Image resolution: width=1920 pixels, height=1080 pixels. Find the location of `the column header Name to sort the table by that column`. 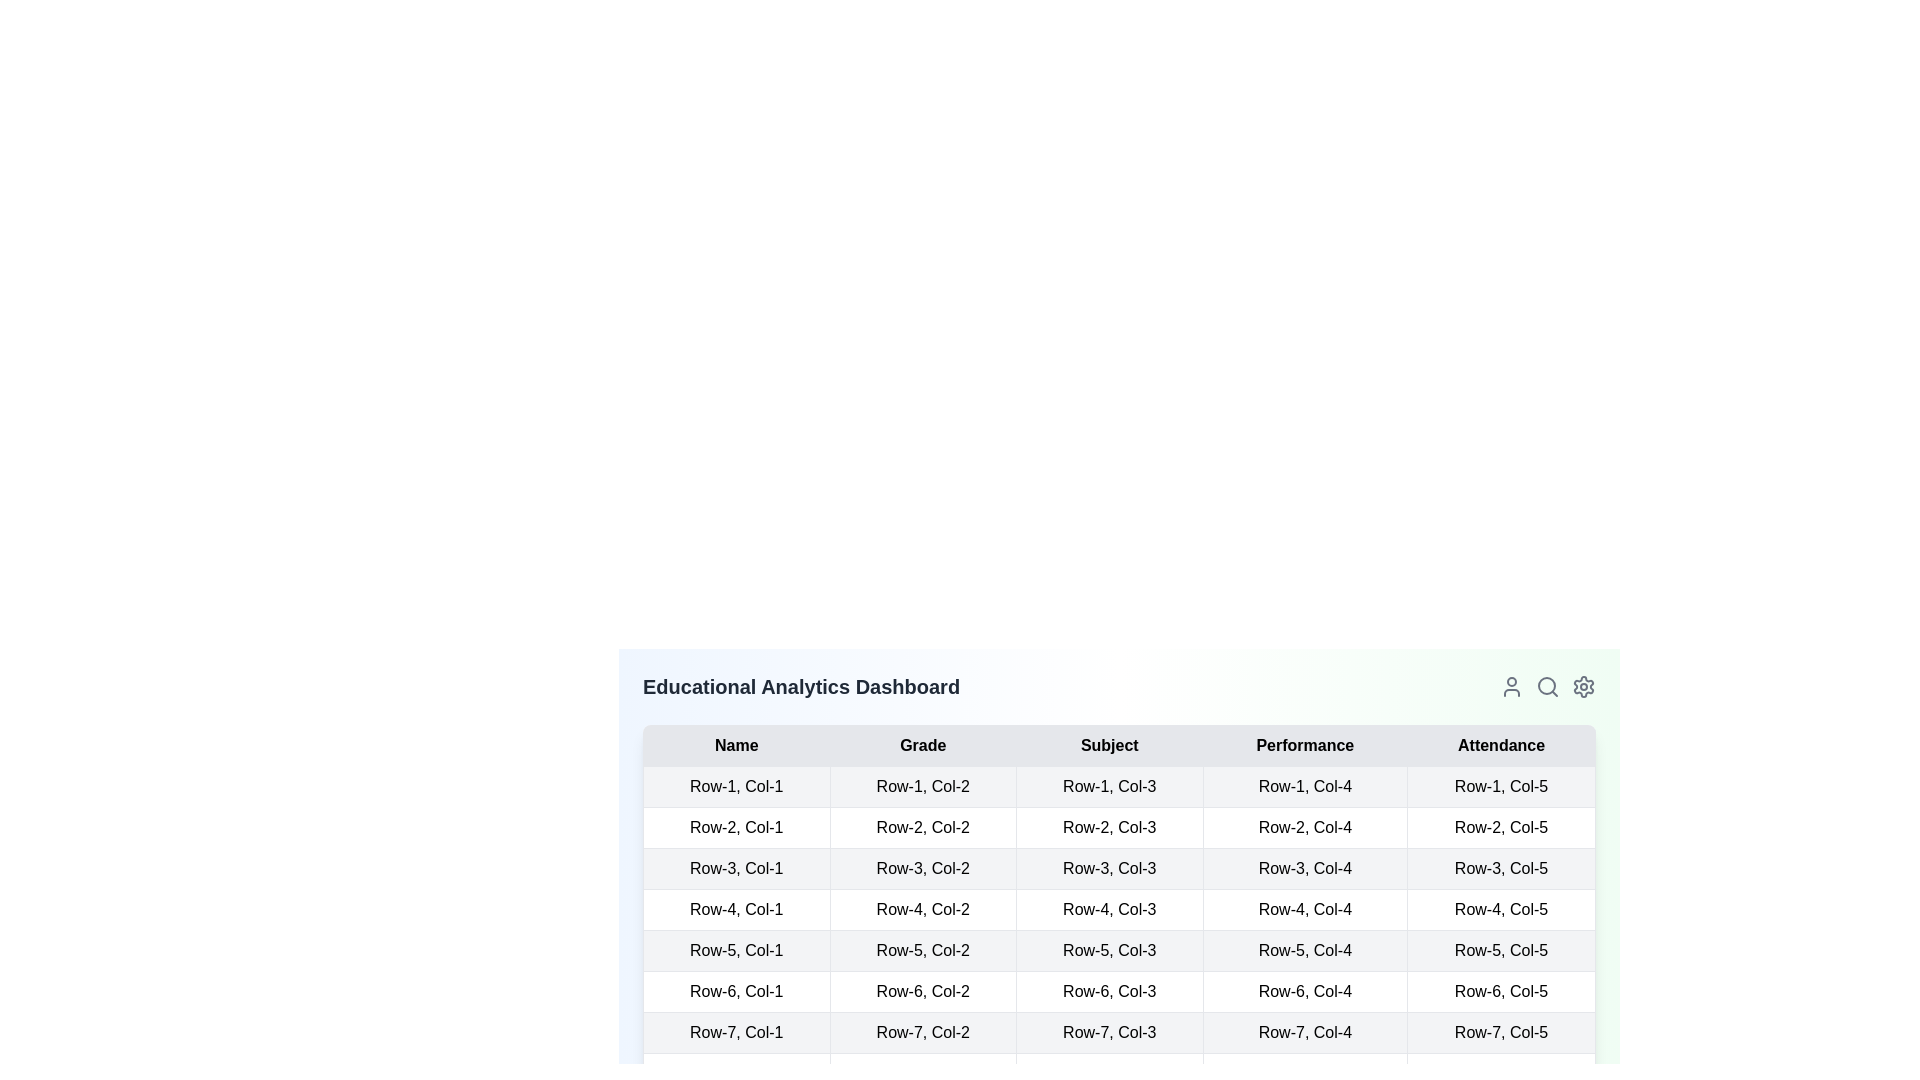

the column header Name to sort the table by that column is located at coordinates (735, 745).